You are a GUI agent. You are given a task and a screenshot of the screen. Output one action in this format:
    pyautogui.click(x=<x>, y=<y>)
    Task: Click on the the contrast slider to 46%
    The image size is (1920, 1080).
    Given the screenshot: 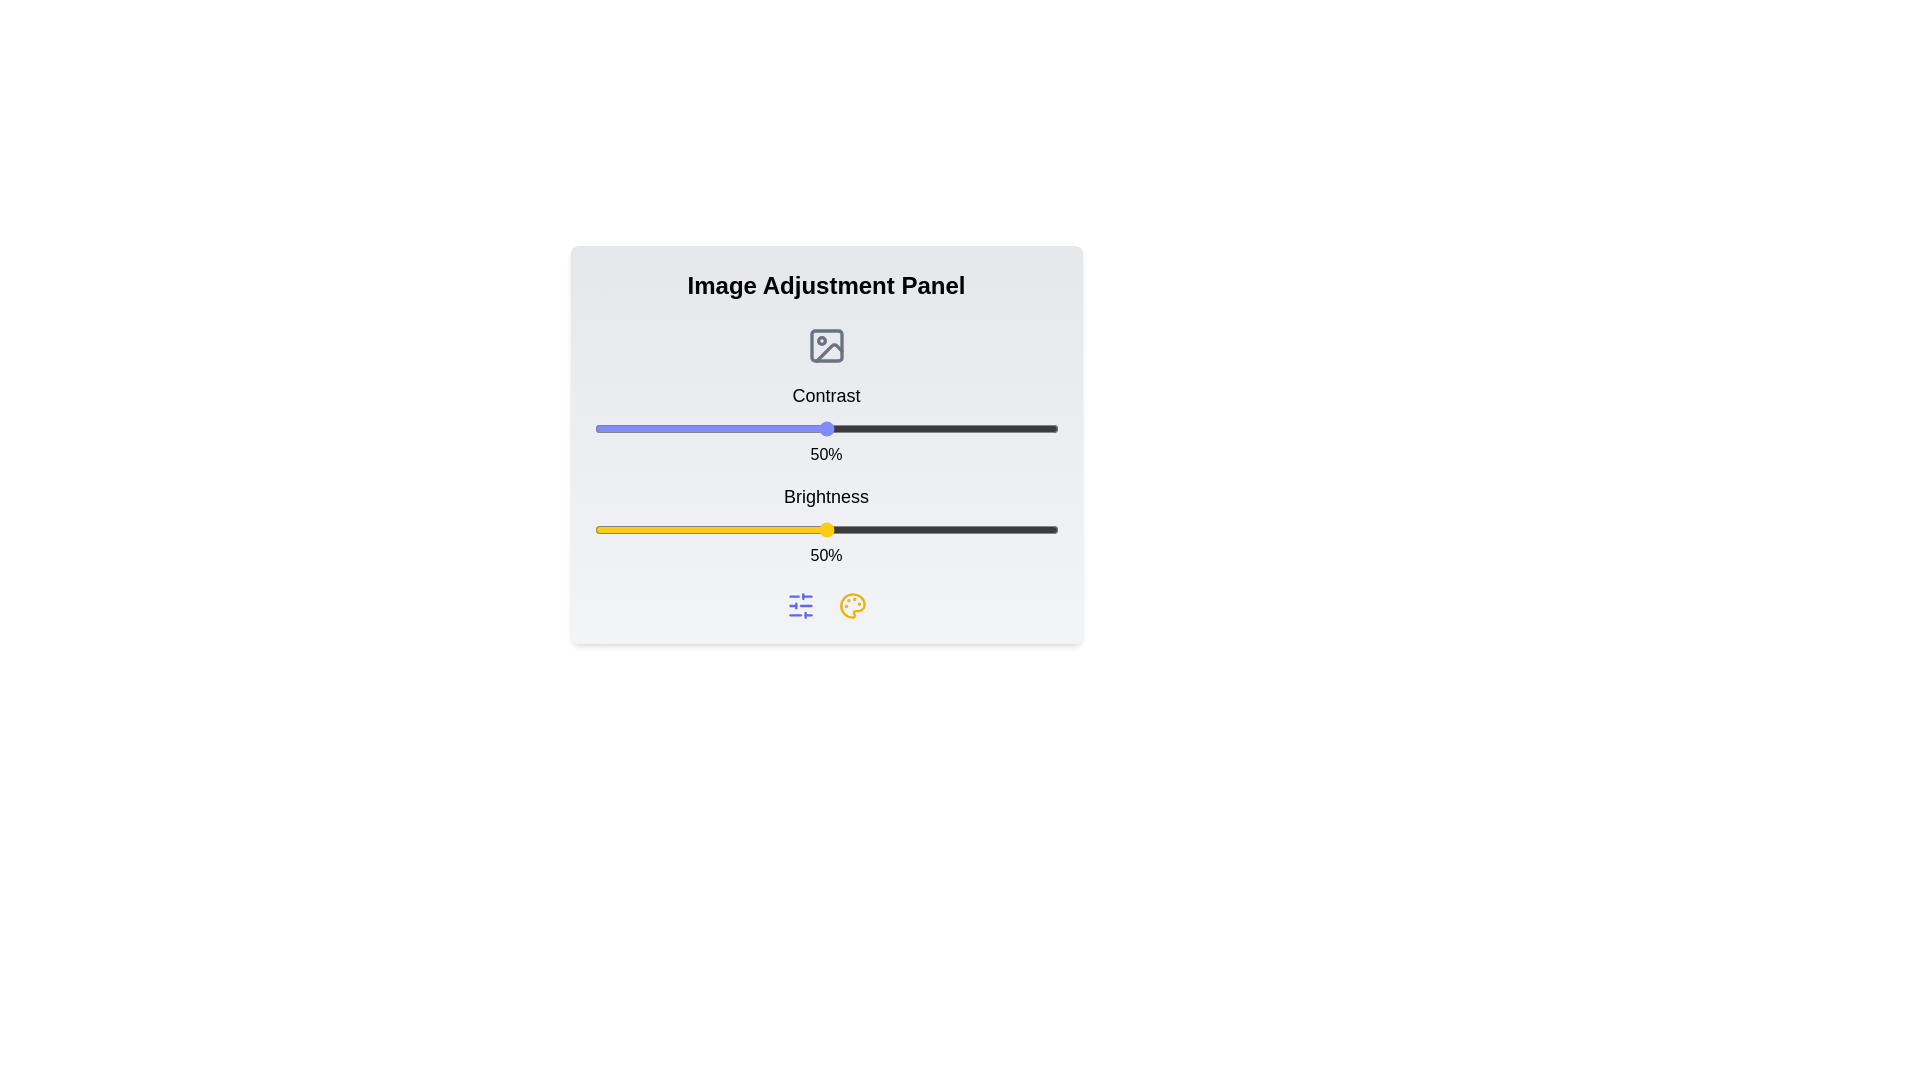 What is the action you would take?
    pyautogui.click(x=807, y=427)
    